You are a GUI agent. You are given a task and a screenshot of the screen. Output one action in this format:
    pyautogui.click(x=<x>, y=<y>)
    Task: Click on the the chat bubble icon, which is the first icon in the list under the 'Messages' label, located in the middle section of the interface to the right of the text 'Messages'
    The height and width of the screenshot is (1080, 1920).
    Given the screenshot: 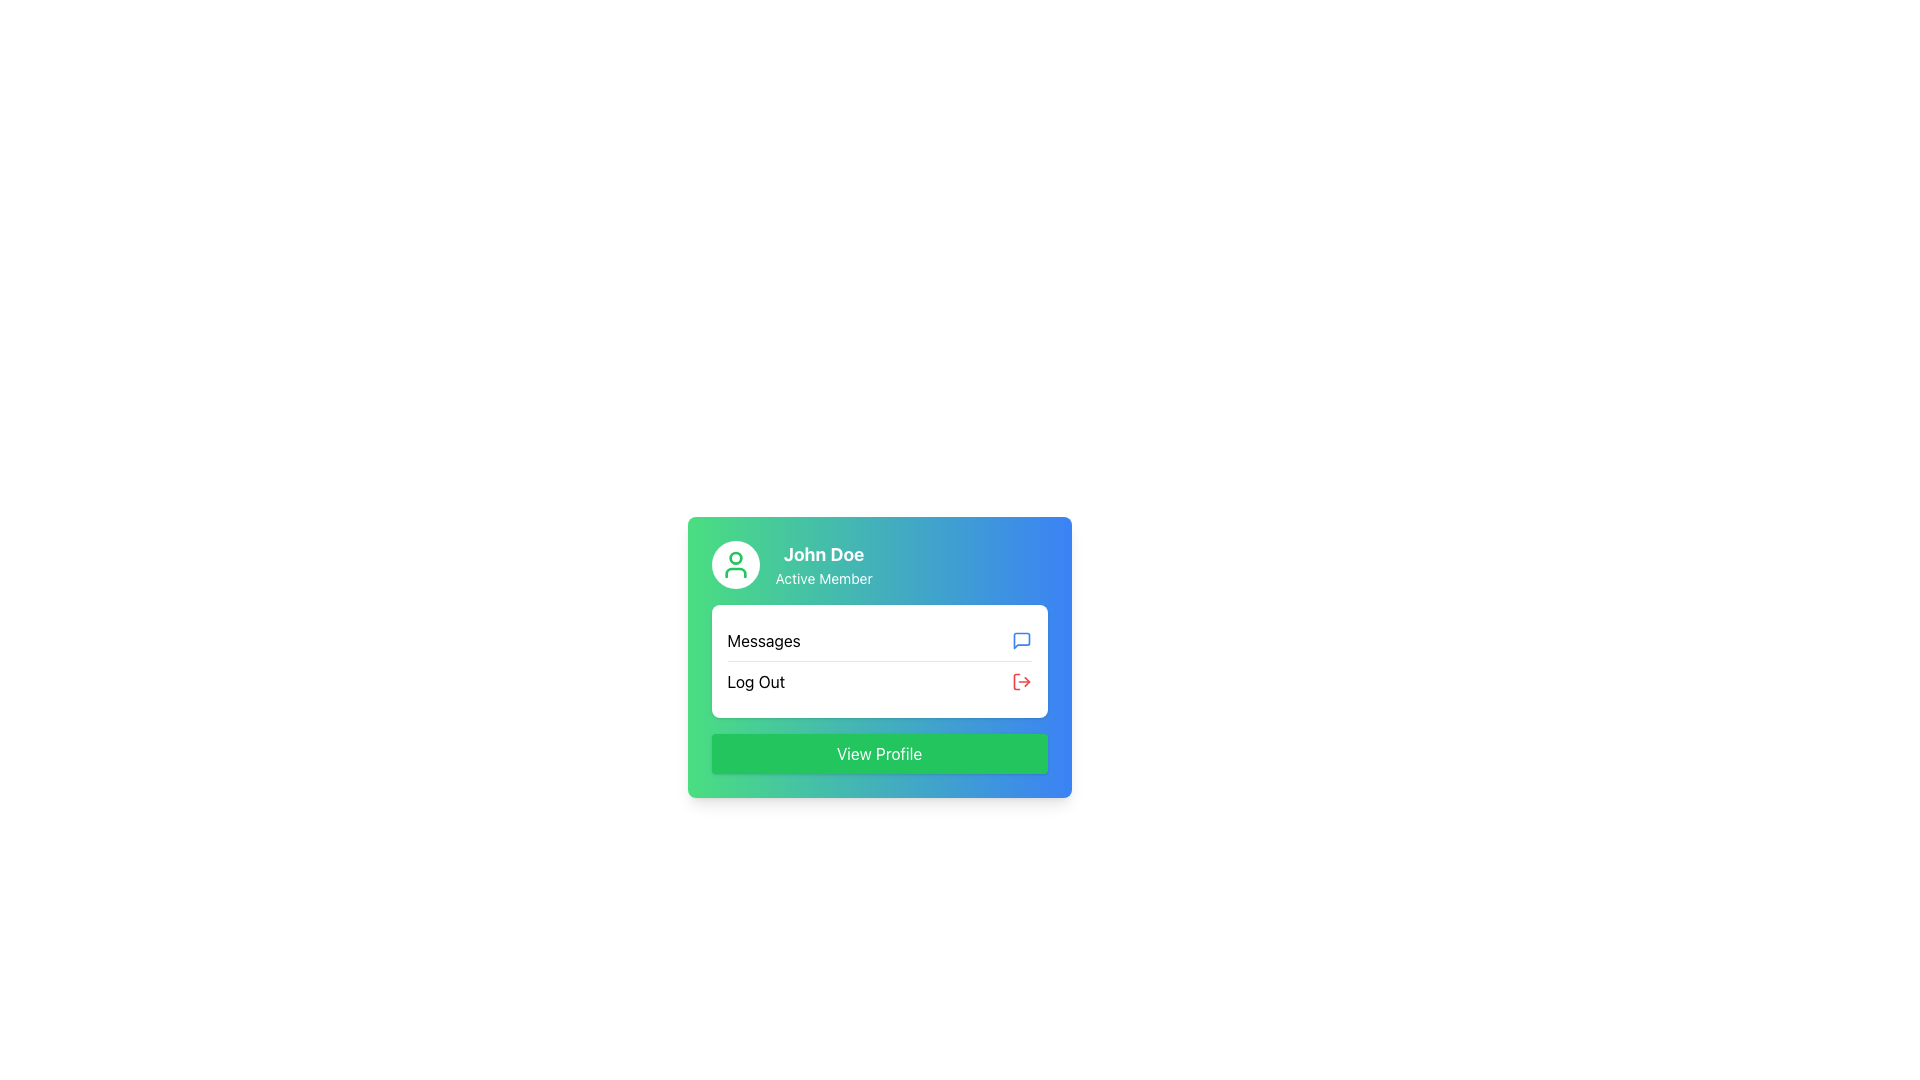 What is the action you would take?
    pyautogui.click(x=1021, y=640)
    